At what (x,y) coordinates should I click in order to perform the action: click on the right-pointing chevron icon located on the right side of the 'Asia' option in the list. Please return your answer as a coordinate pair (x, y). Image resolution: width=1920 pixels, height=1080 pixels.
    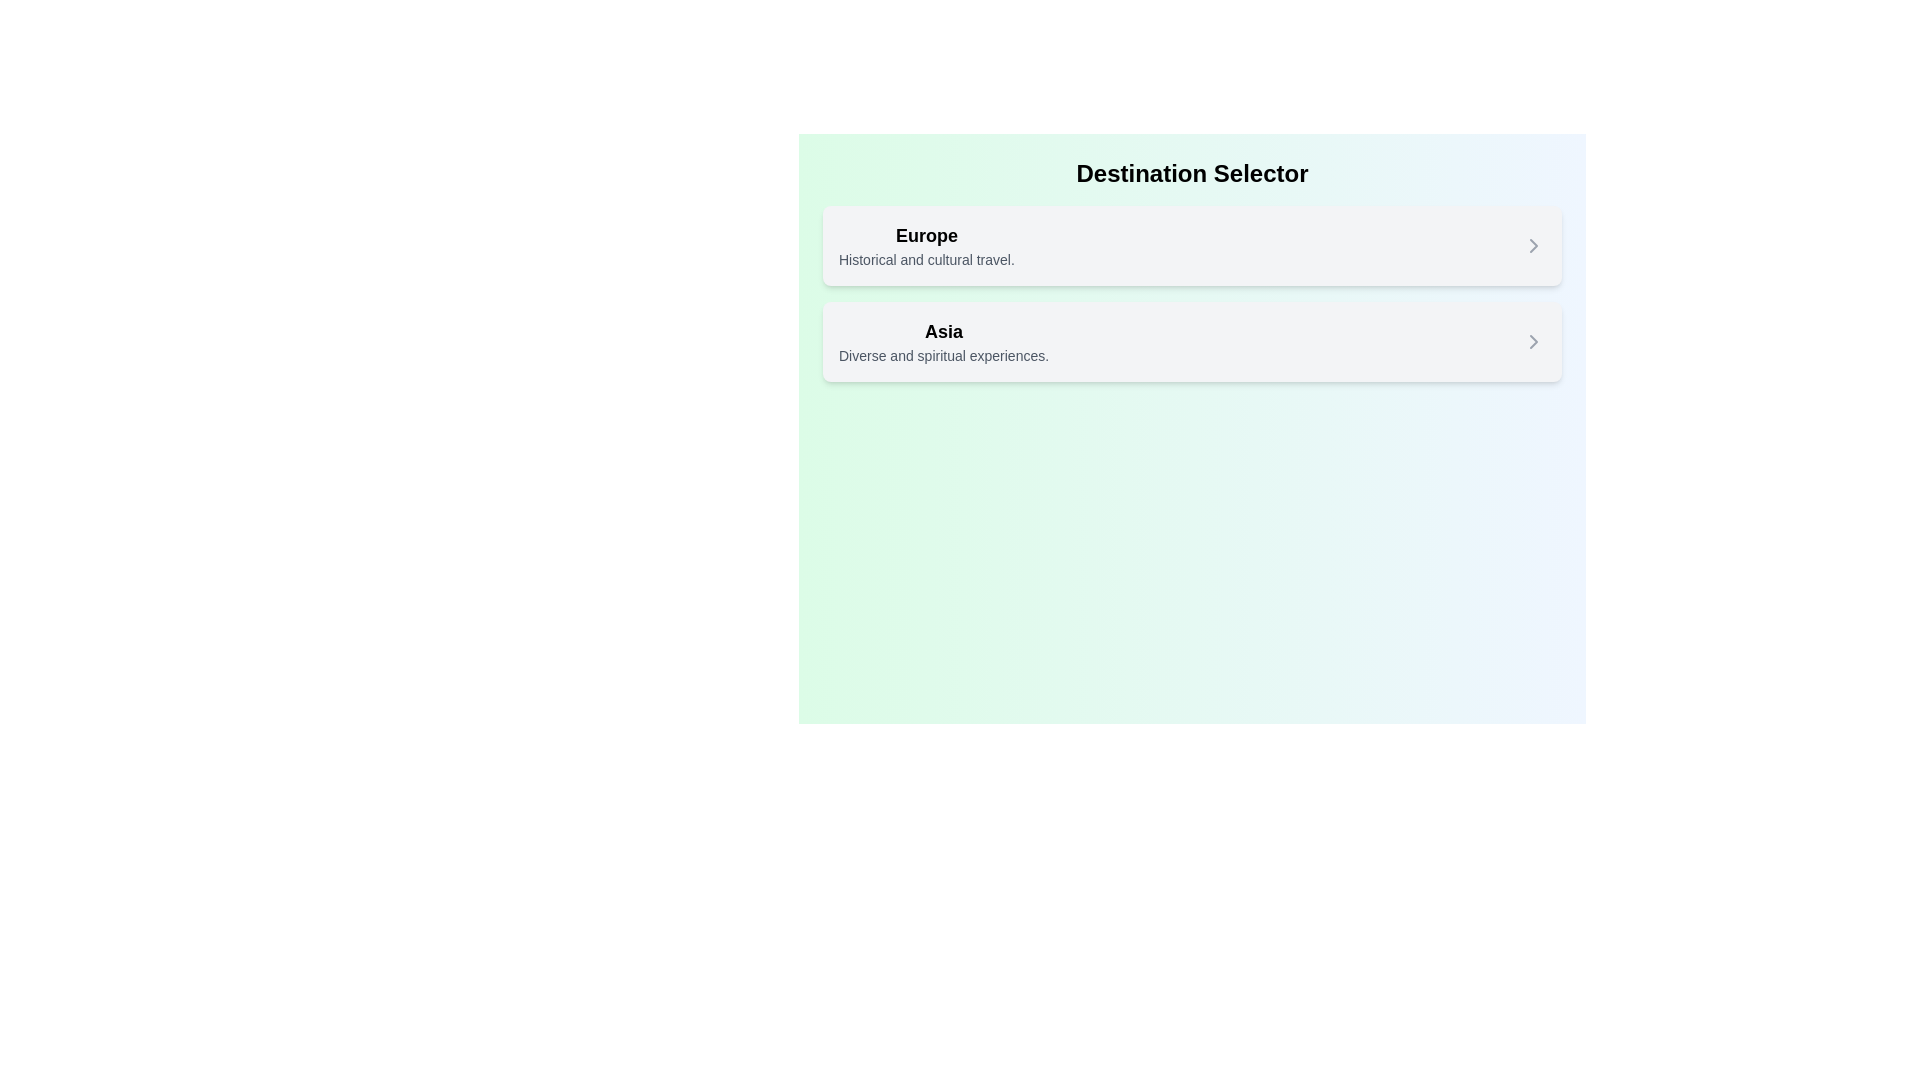
    Looking at the image, I should click on (1533, 341).